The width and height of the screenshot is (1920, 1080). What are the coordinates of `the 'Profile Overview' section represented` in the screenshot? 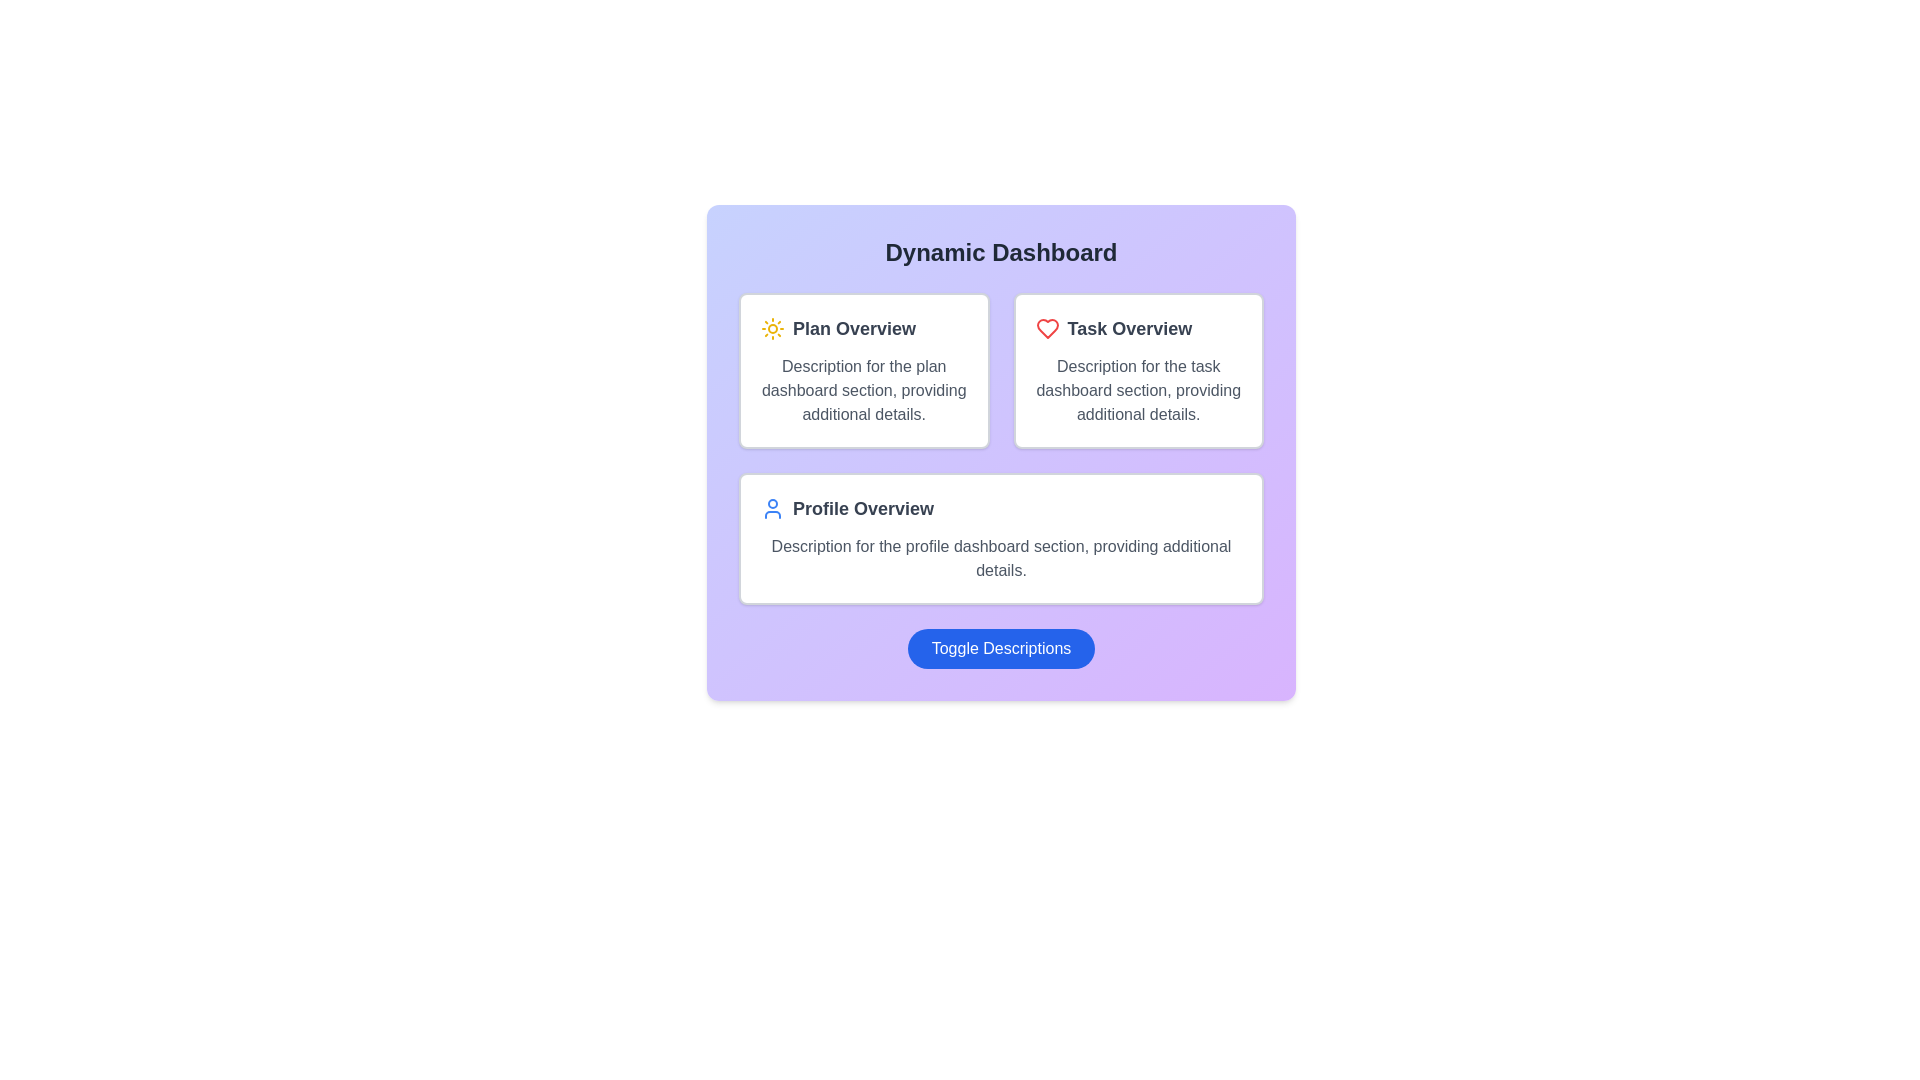 It's located at (1001, 508).